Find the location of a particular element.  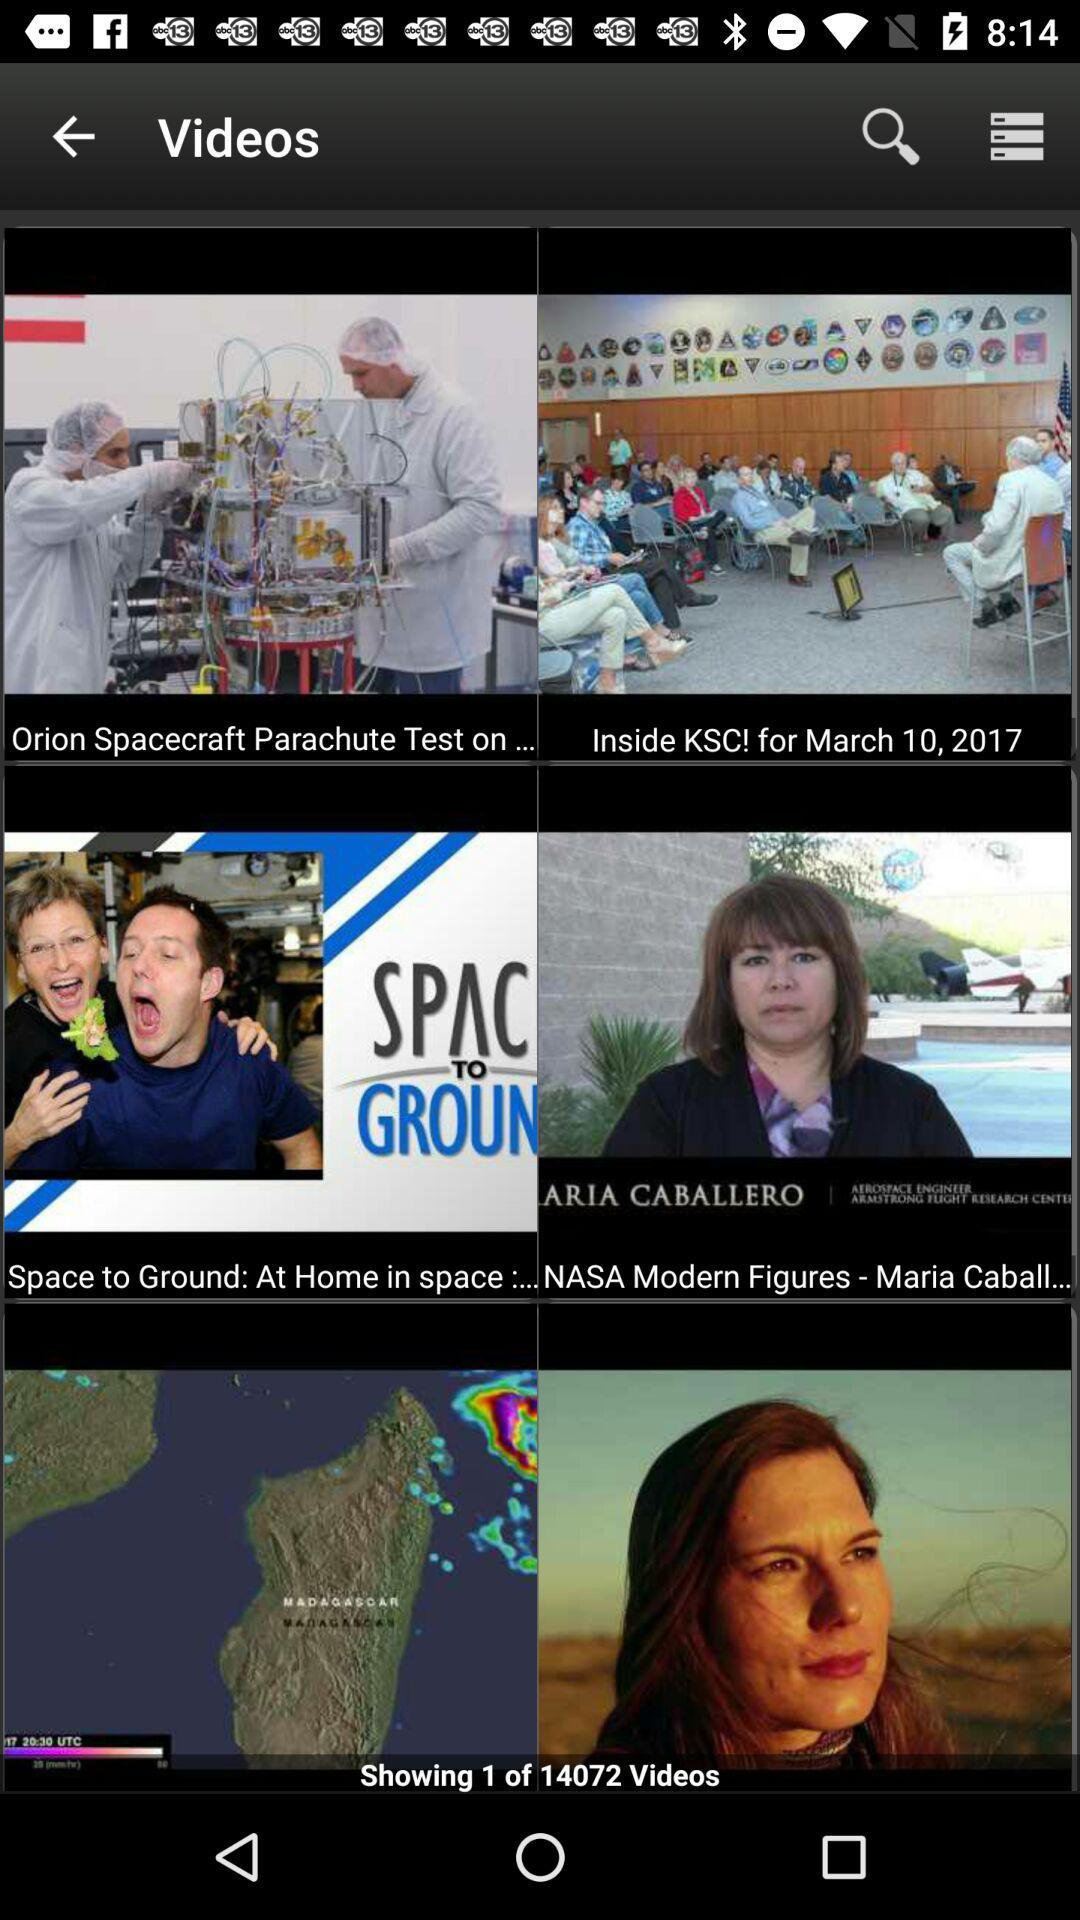

app to the right of the videos icon is located at coordinates (890, 135).